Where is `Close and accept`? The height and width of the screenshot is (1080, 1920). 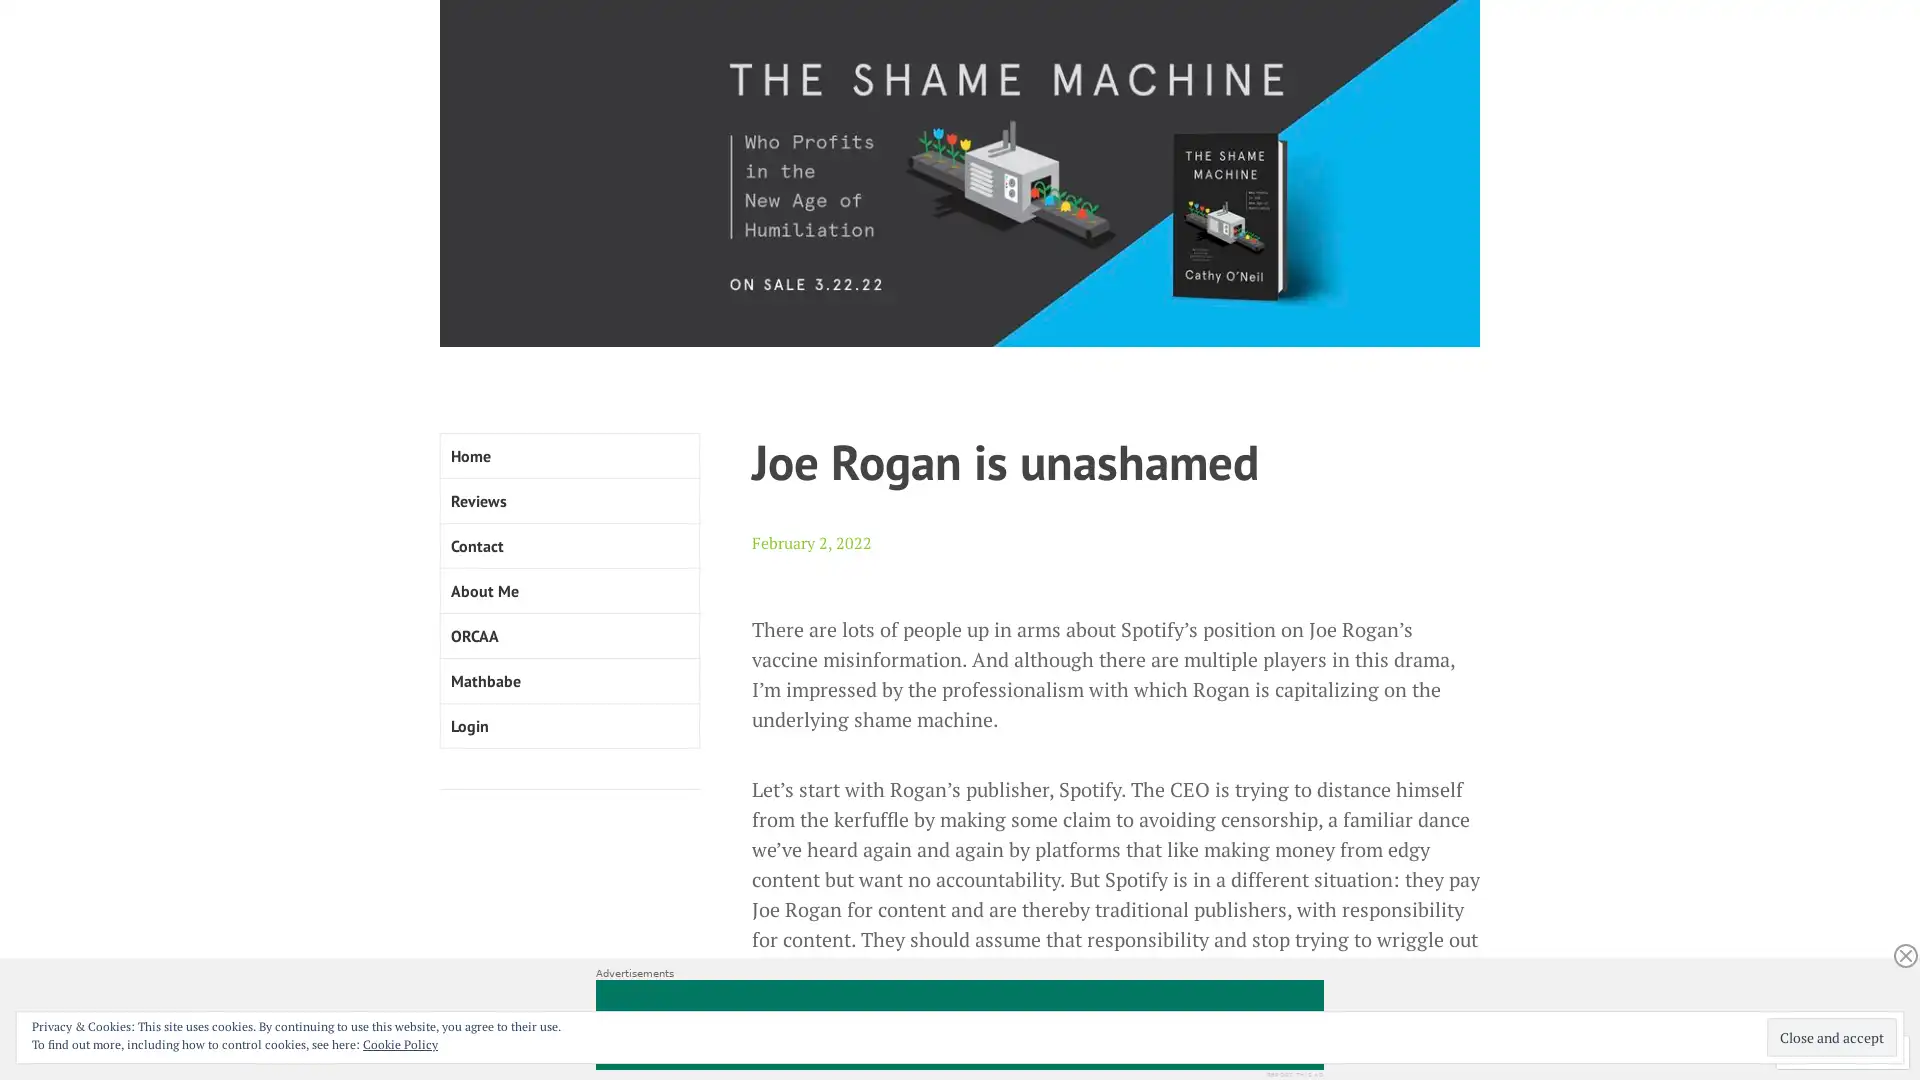 Close and accept is located at coordinates (1832, 1036).